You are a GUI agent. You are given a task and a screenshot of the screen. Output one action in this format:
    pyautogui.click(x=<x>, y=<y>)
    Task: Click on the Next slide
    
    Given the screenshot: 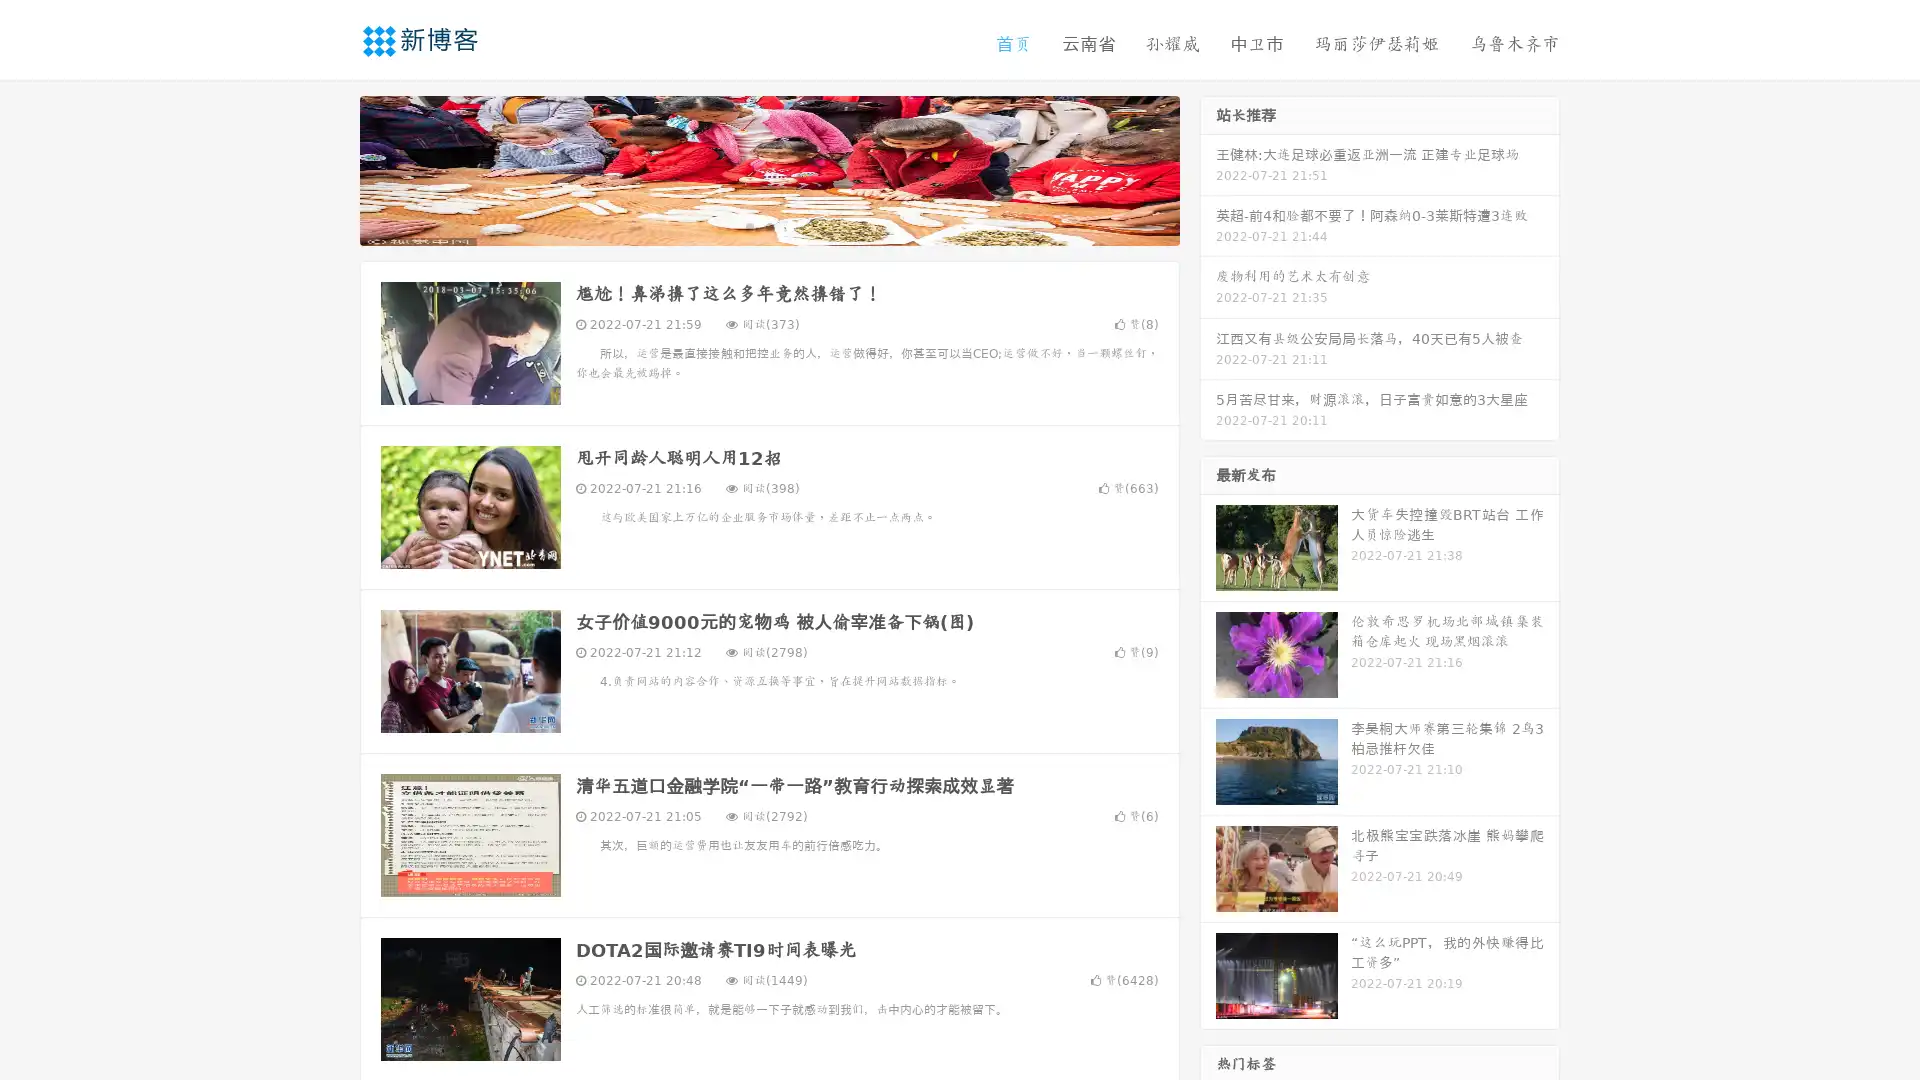 What is the action you would take?
    pyautogui.click(x=1208, y=168)
    